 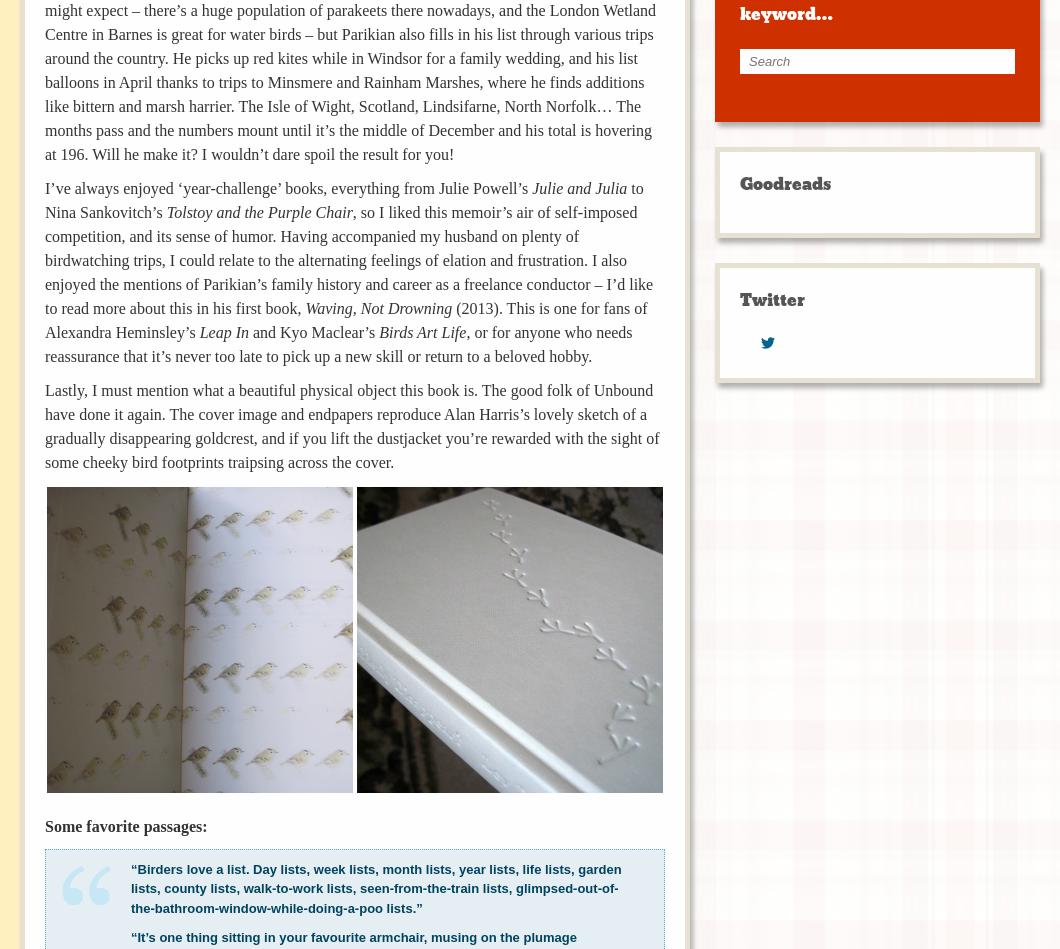 What do you see at coordinates (197, 331) in the screenshot?
I see `'Leap In'` at bounding box center [197, 331].